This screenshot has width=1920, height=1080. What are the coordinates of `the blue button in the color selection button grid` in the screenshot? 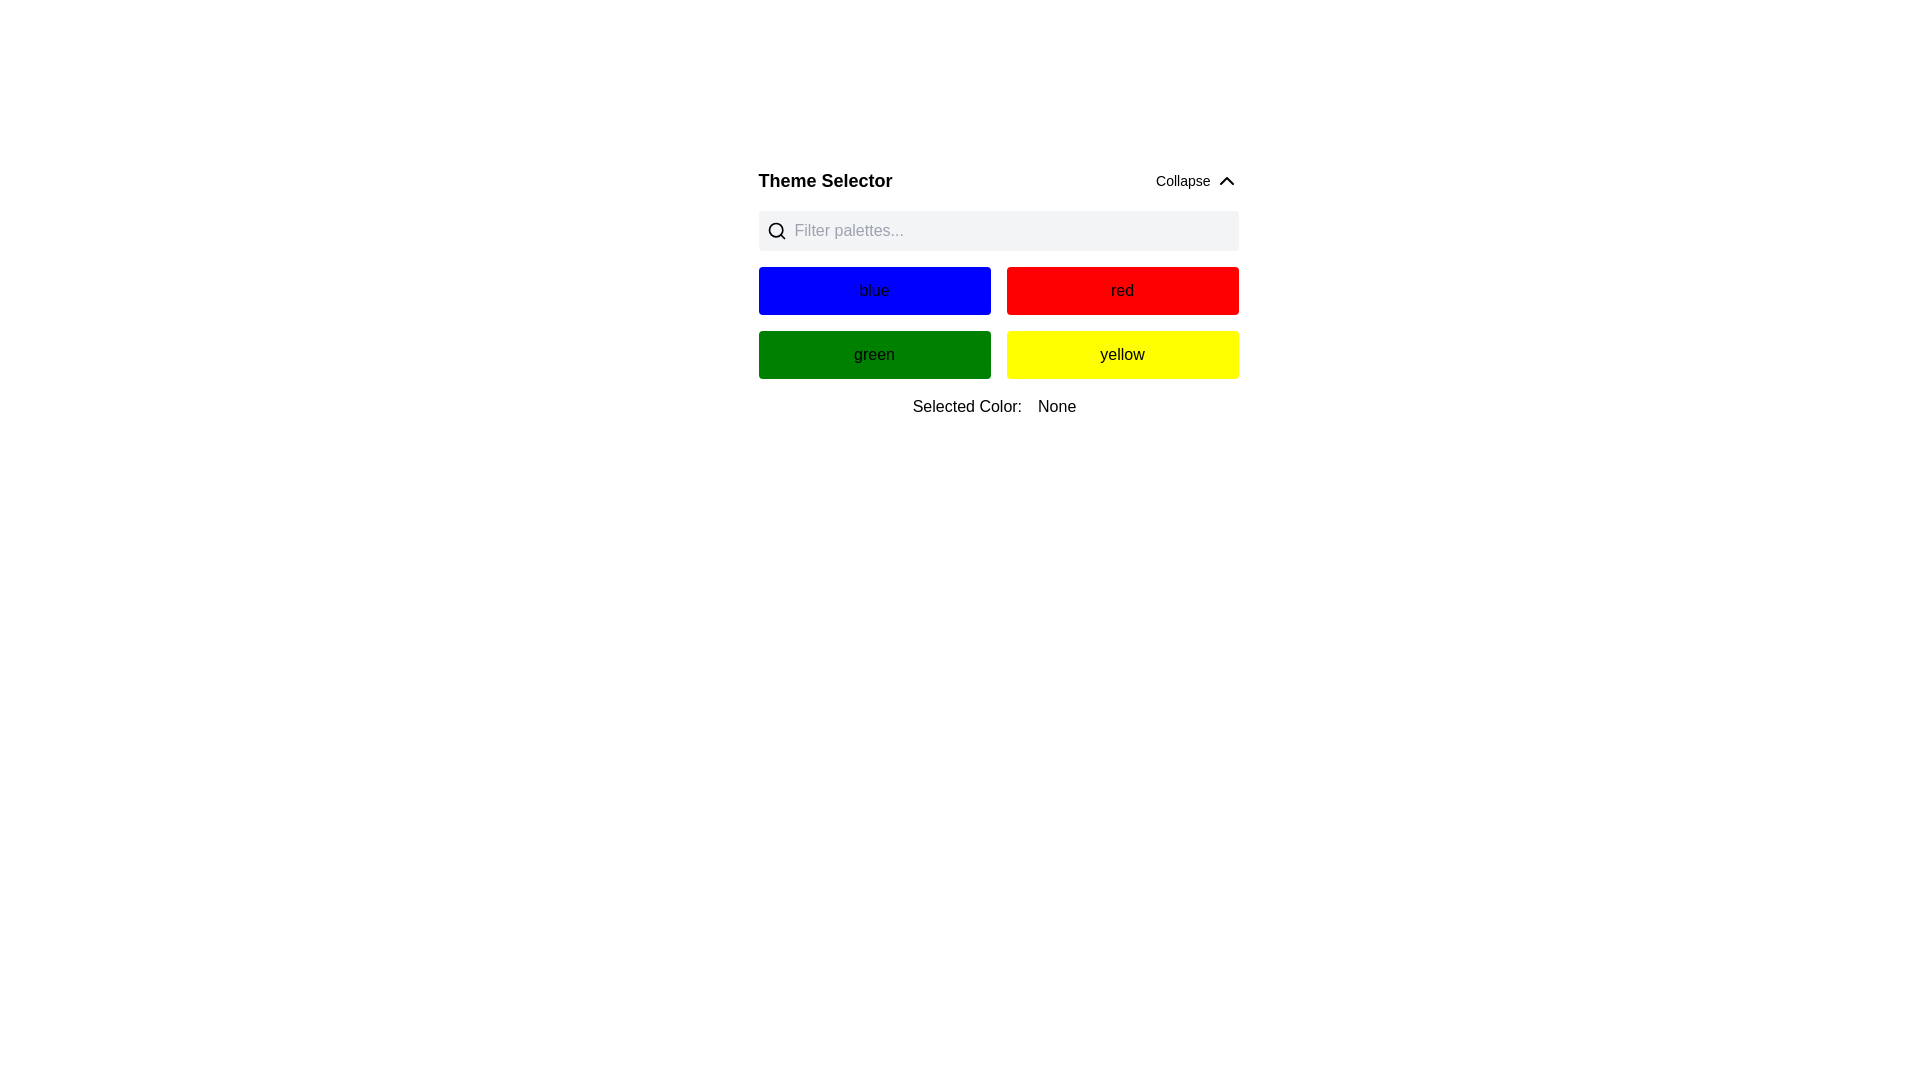 It's located at (998, 293).